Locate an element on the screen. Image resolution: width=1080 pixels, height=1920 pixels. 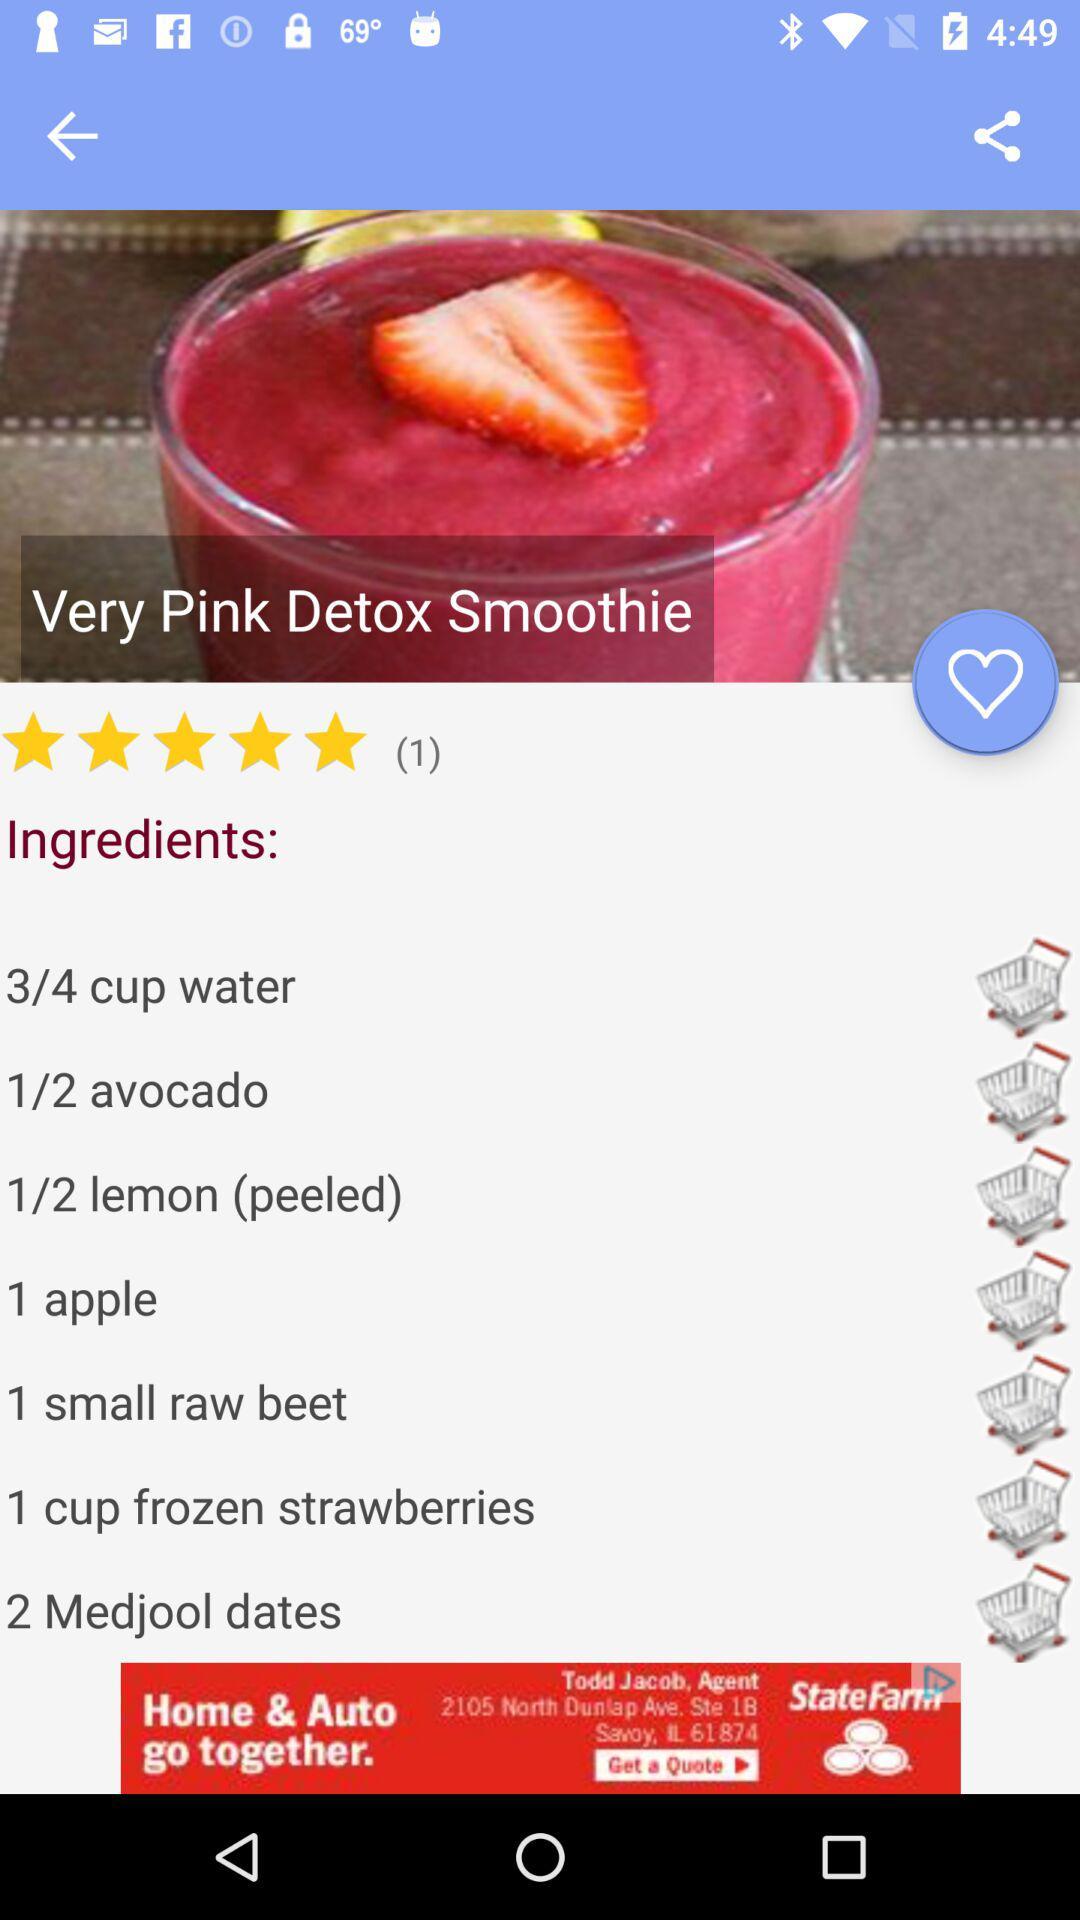
open advertisements is located at coordinates (540, 1727).